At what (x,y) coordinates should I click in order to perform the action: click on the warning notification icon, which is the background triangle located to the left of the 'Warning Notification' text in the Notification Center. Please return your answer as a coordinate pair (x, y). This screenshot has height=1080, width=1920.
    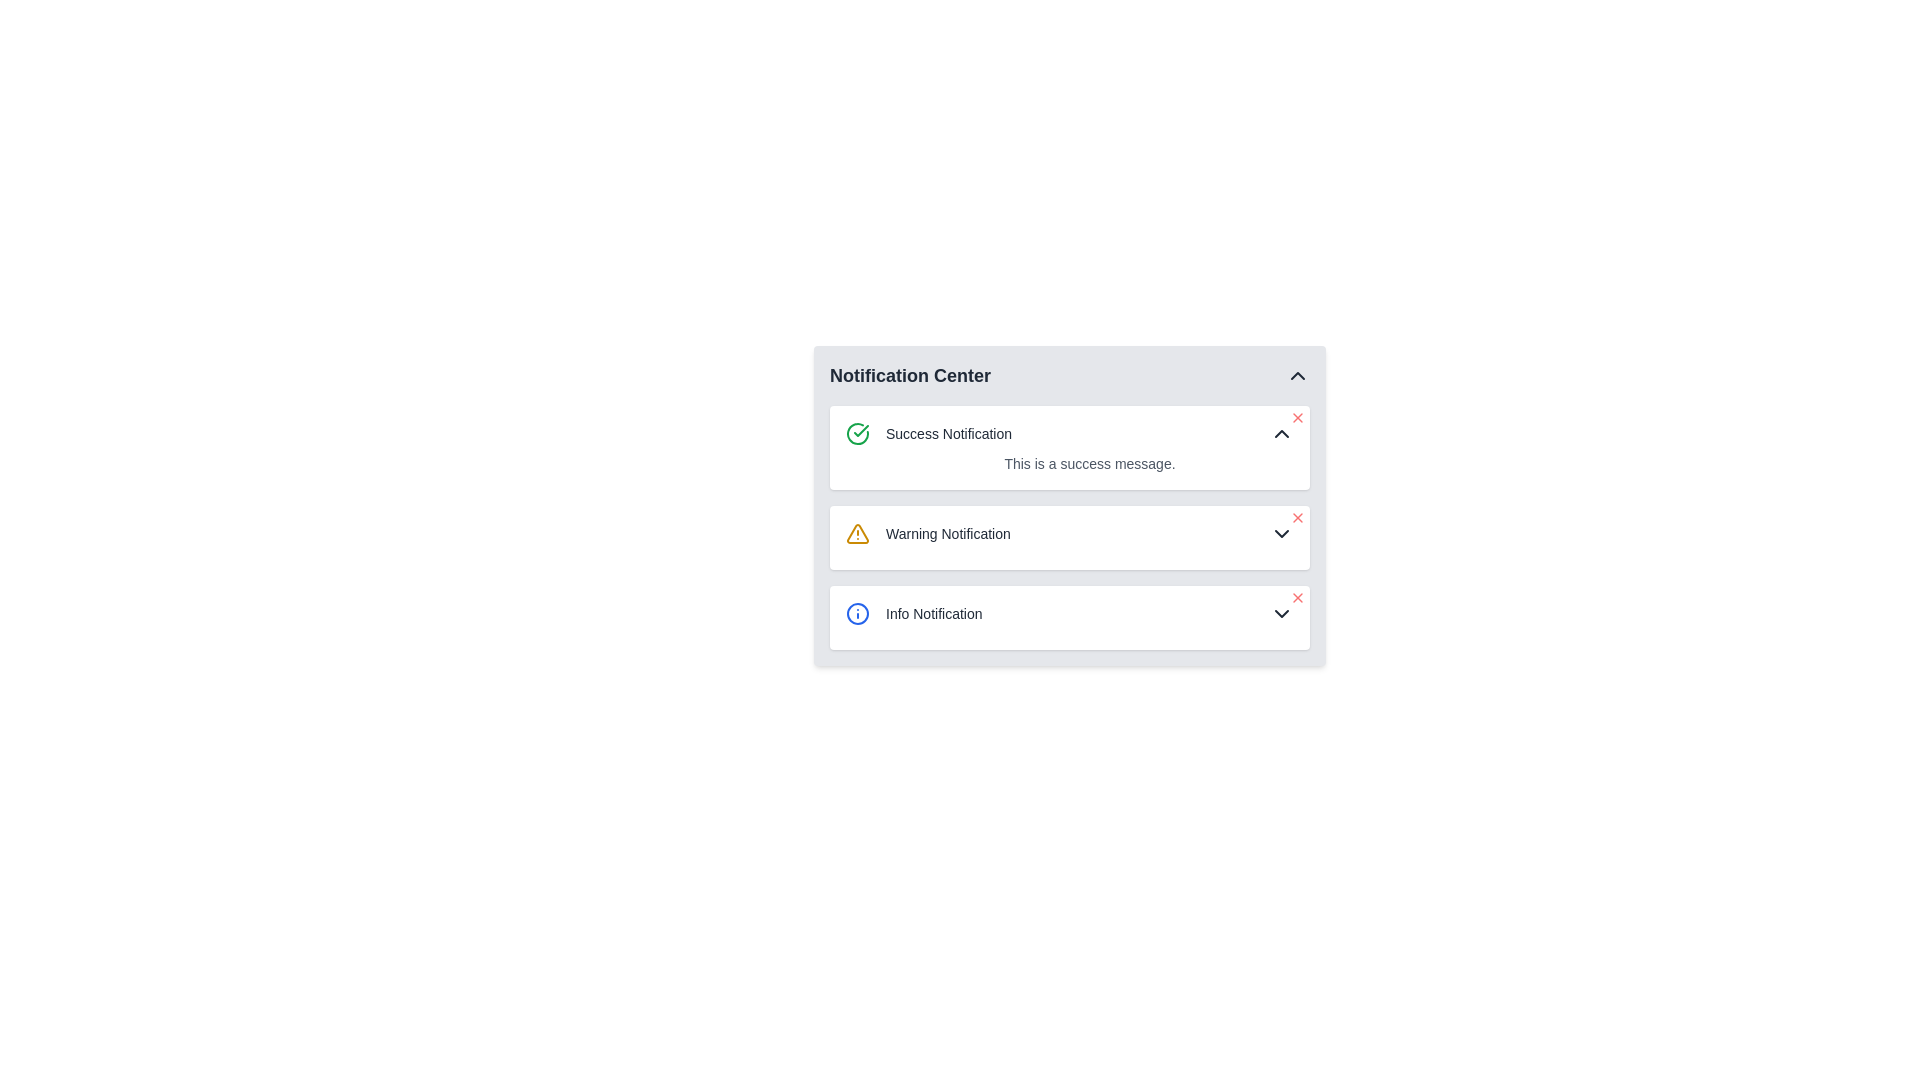
    Looking at the image, I should click on (858, 532).